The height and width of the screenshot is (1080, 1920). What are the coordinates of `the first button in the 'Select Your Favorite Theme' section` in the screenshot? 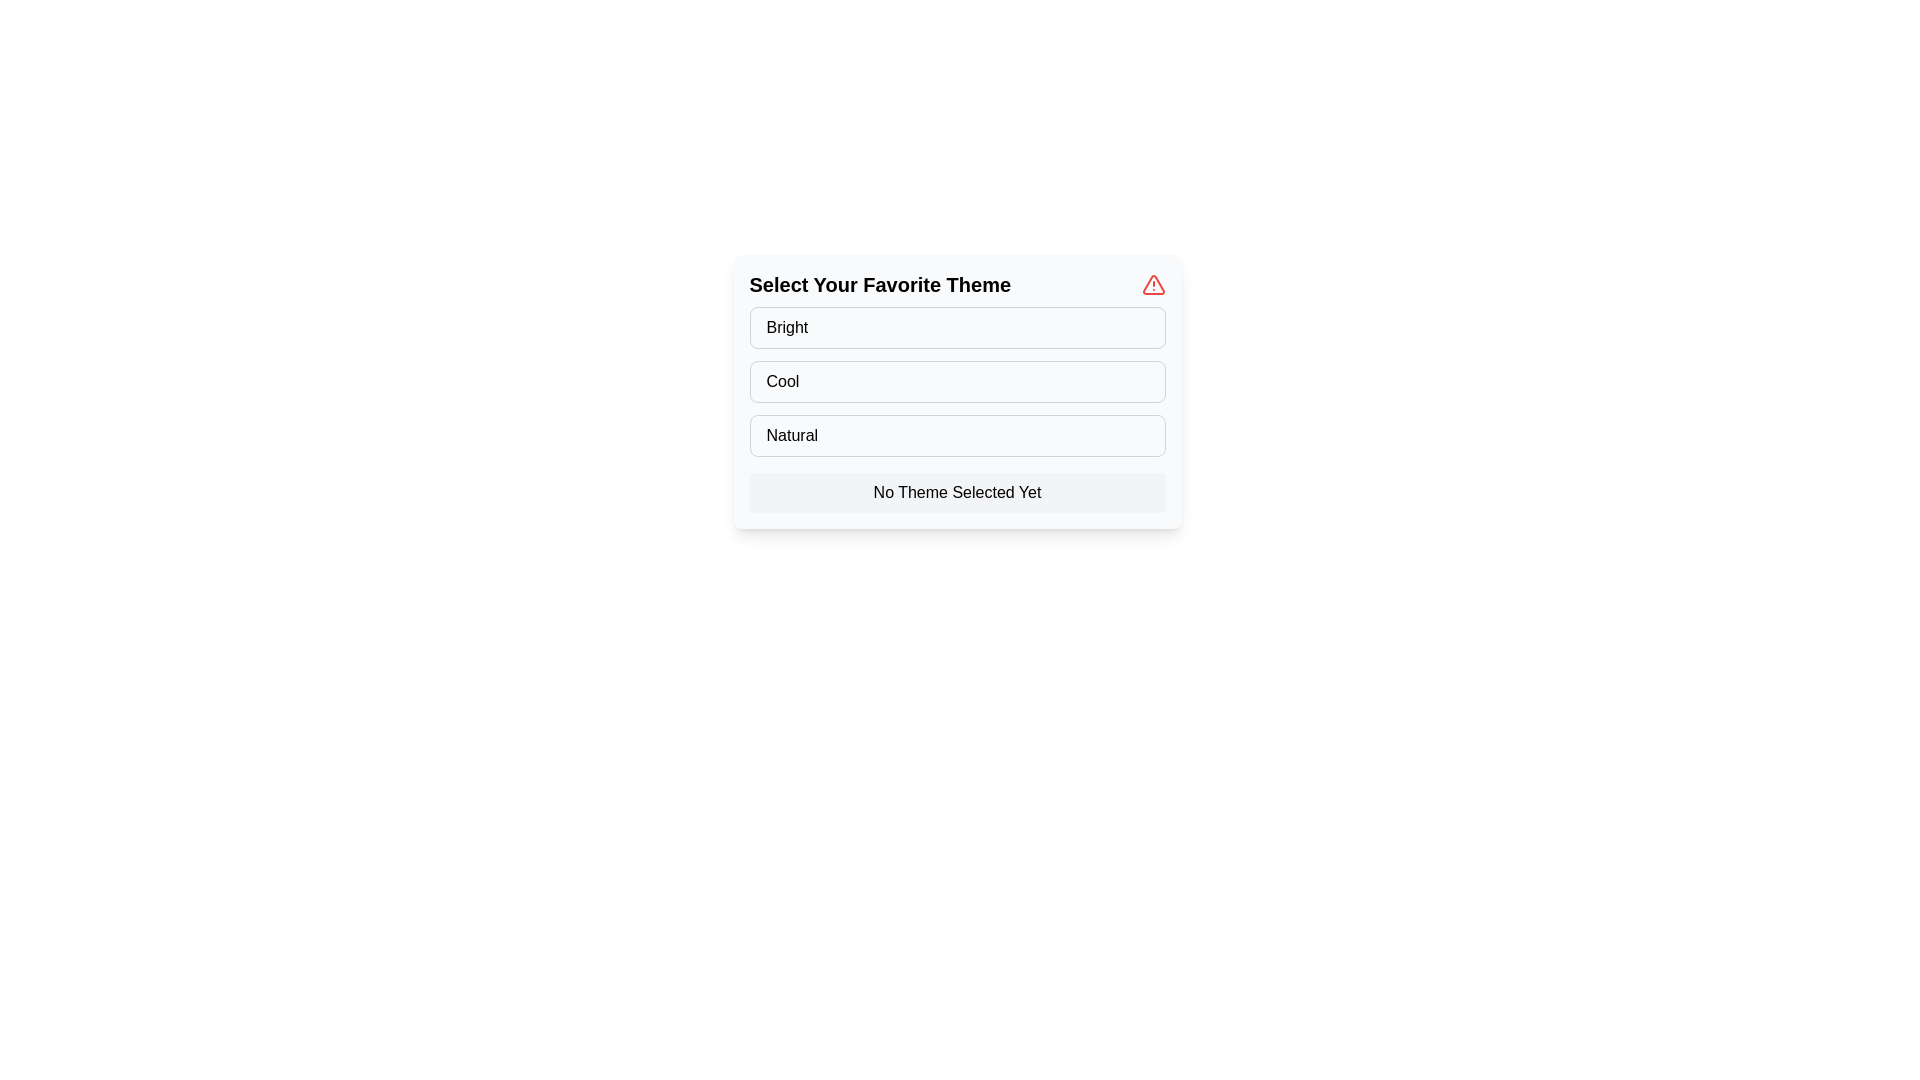 It's located at (956, 326).